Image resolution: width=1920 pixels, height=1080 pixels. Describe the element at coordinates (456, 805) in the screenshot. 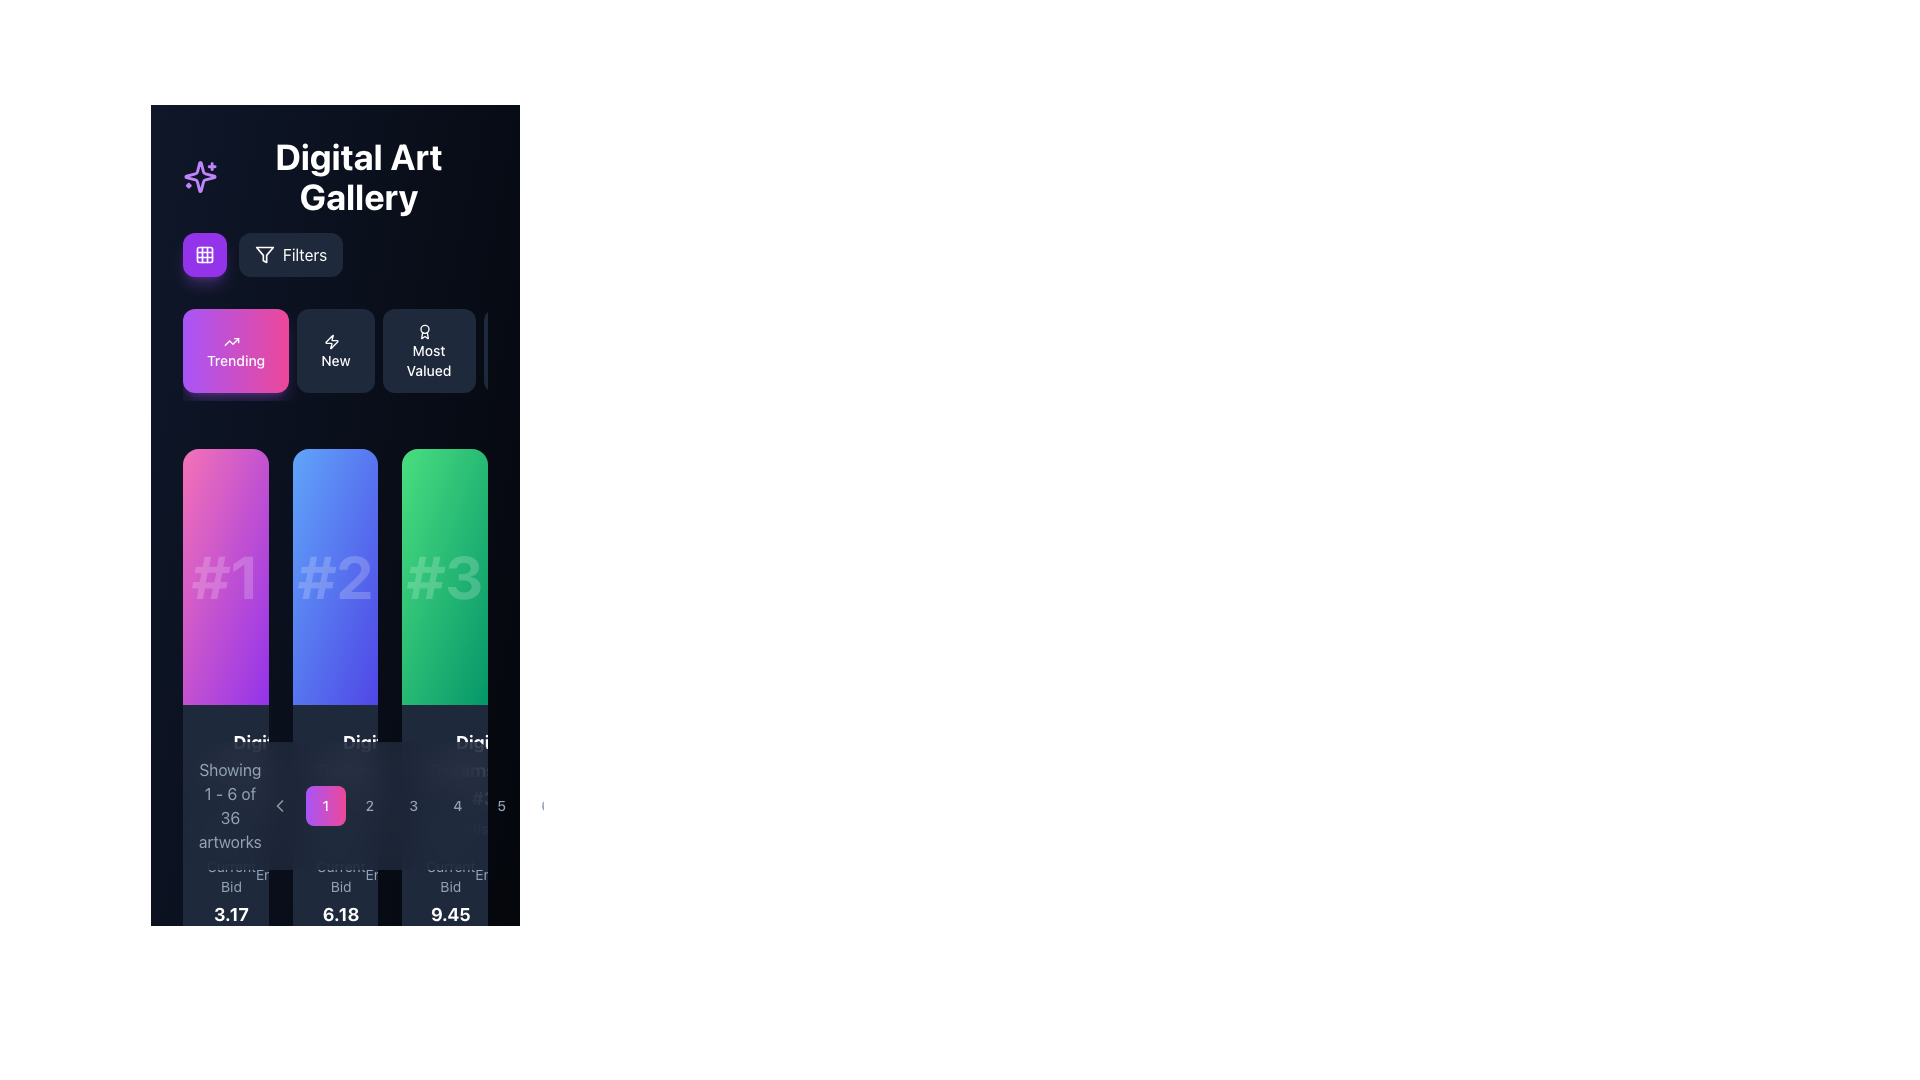

I see `the pagination button that navigates to the fourth set of items in the gallery, located below the digital art gallery grid` at that location.